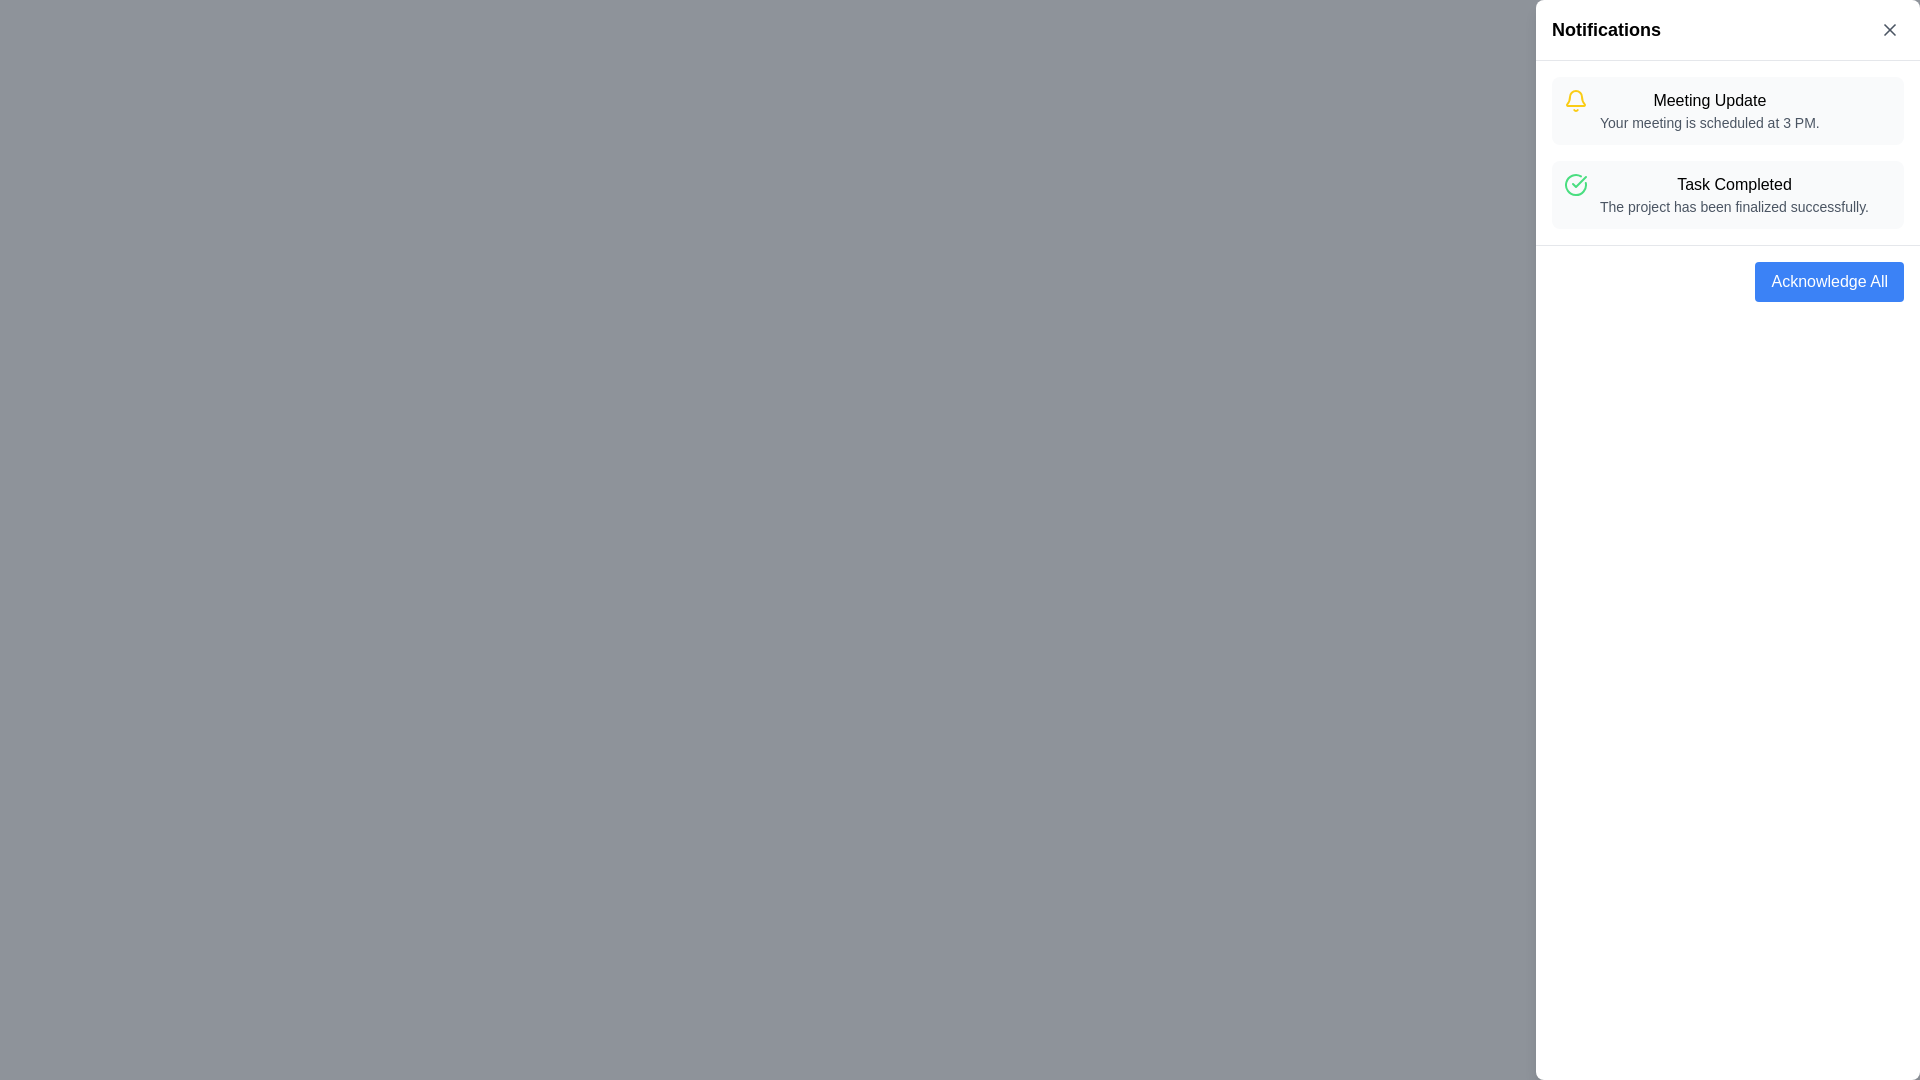  I want to click on the first notification item in the Notifications panel, which has a light gray background, rounded corners, a yellow bell icon, a bold title 'Meeting Update', and a smaller description 'Your meeting is scheduled at 3 PM.', so click(1727, 111).